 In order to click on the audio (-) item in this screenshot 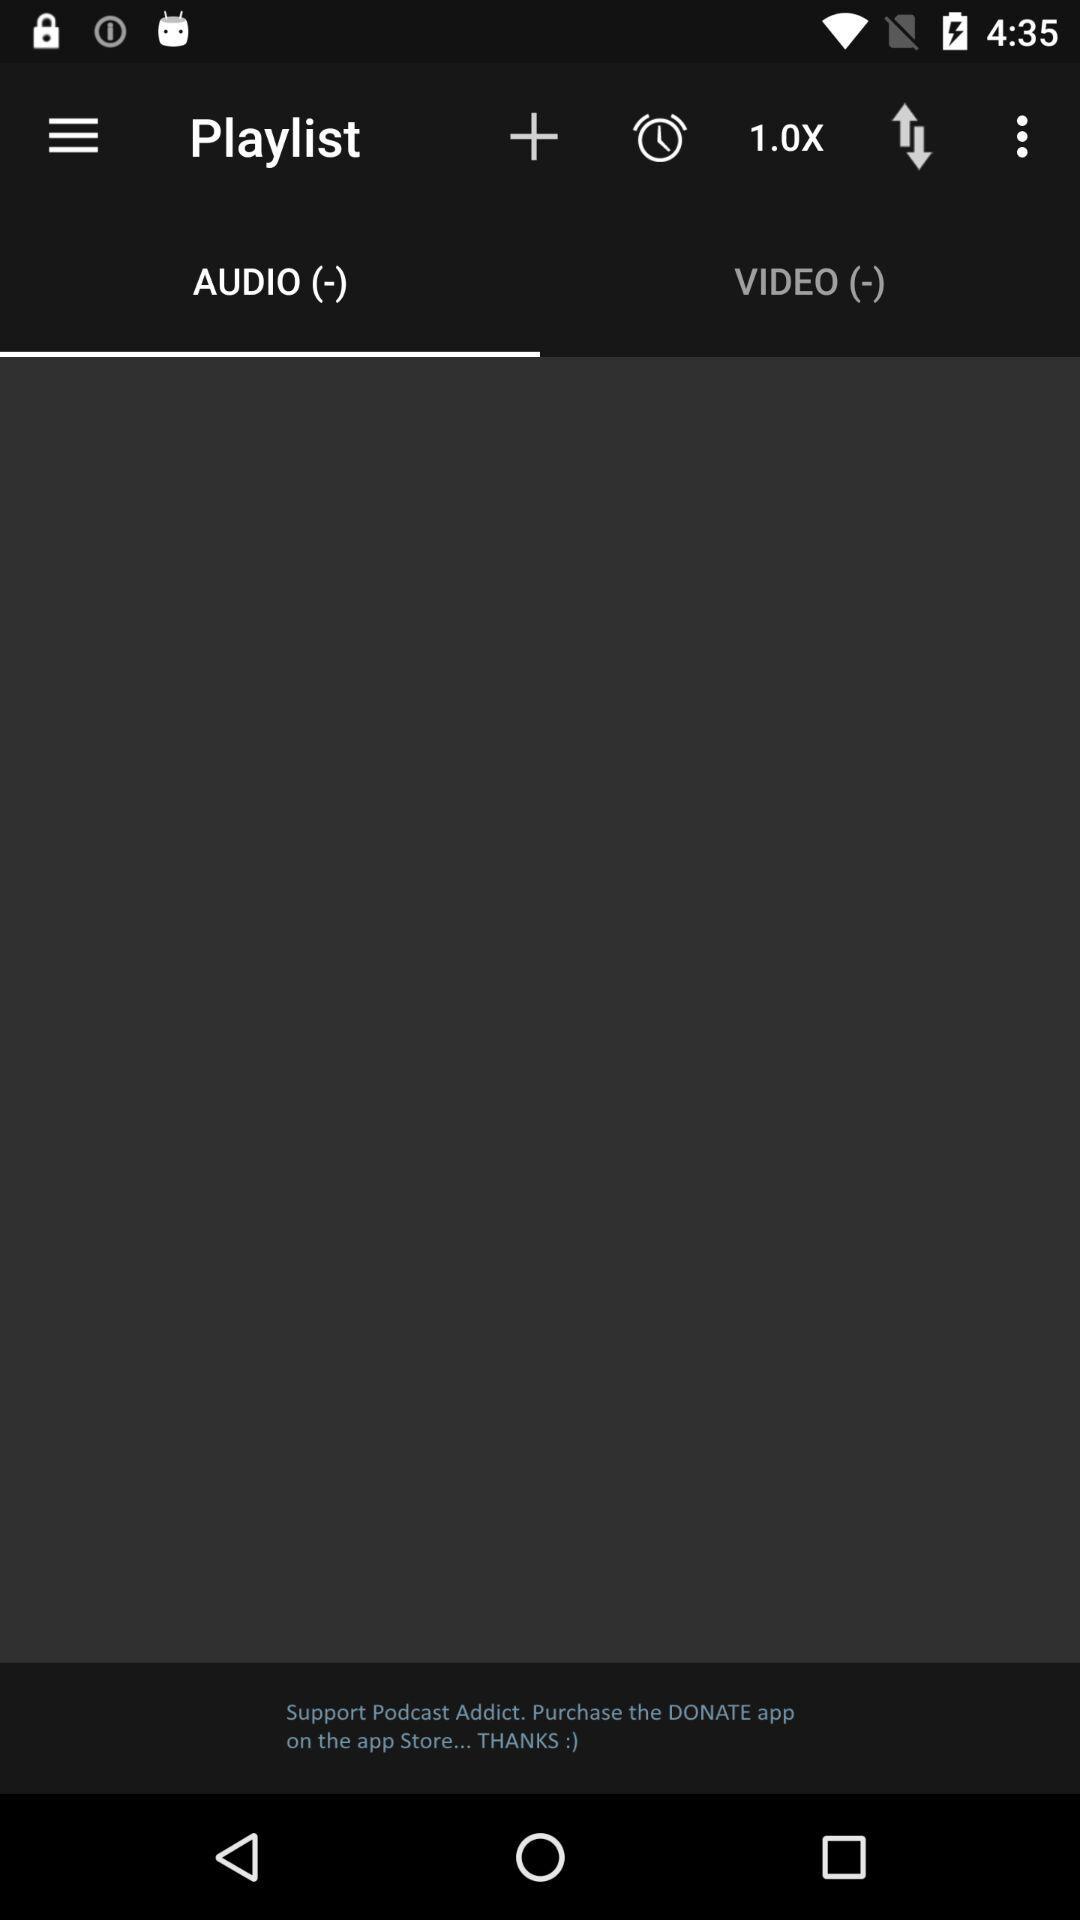, I will do `click(270, 279)`.